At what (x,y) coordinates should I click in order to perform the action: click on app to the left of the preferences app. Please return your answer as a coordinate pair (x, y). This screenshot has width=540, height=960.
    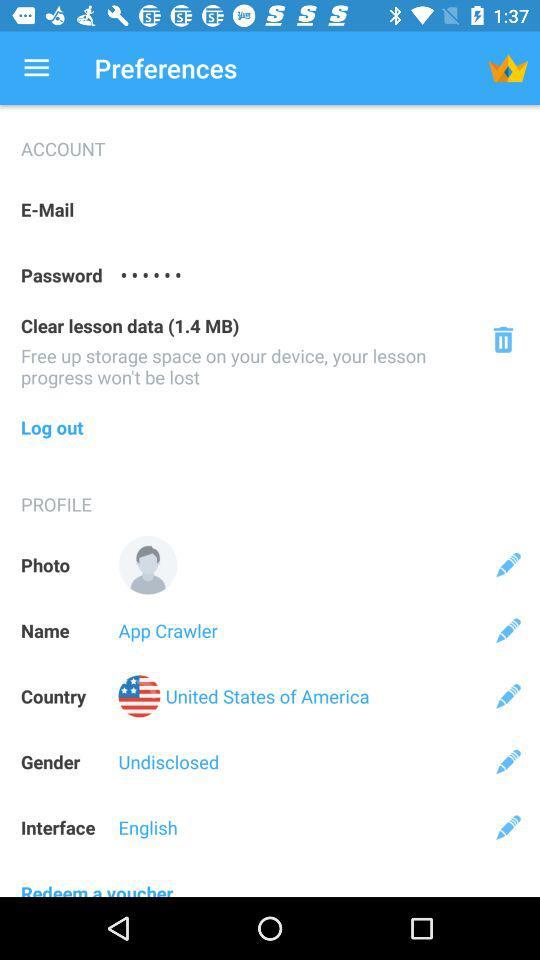
    Looking at the image, I should click on (36, 68).